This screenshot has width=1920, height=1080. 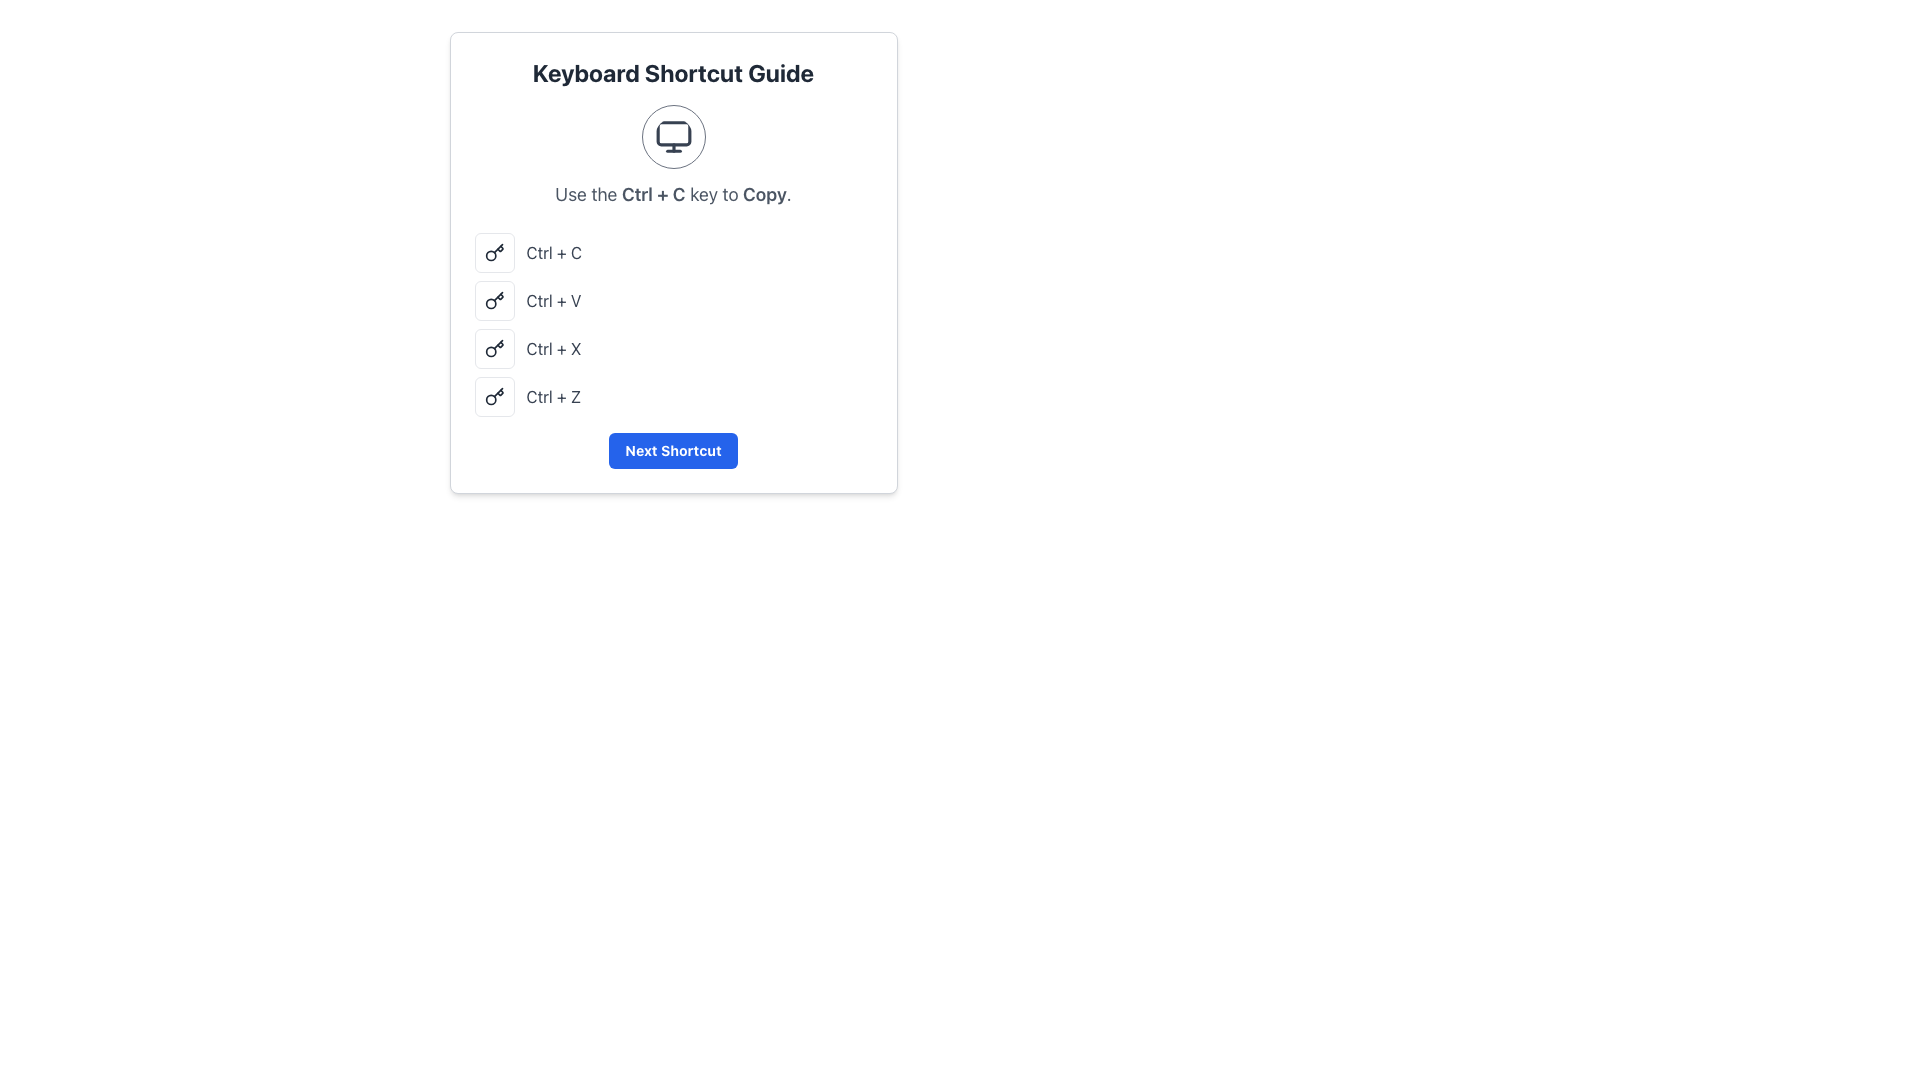 I want to click on the text element that instructs the user on the keyboard shortcut 'Ctrl + C', which is located below a computer monitor icon and above a list of keyboard shortcuts, so click(x=673, y=195).